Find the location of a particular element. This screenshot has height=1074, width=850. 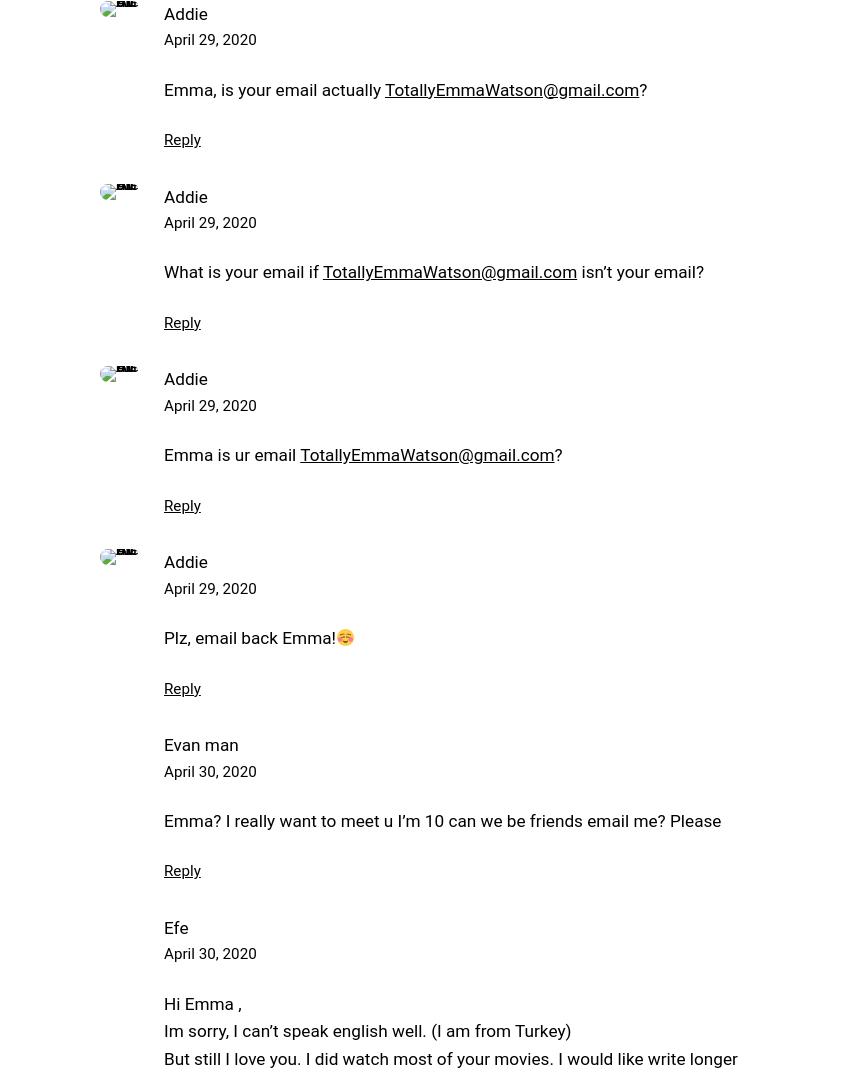

'Efe' is located at coordinates (163, 926).